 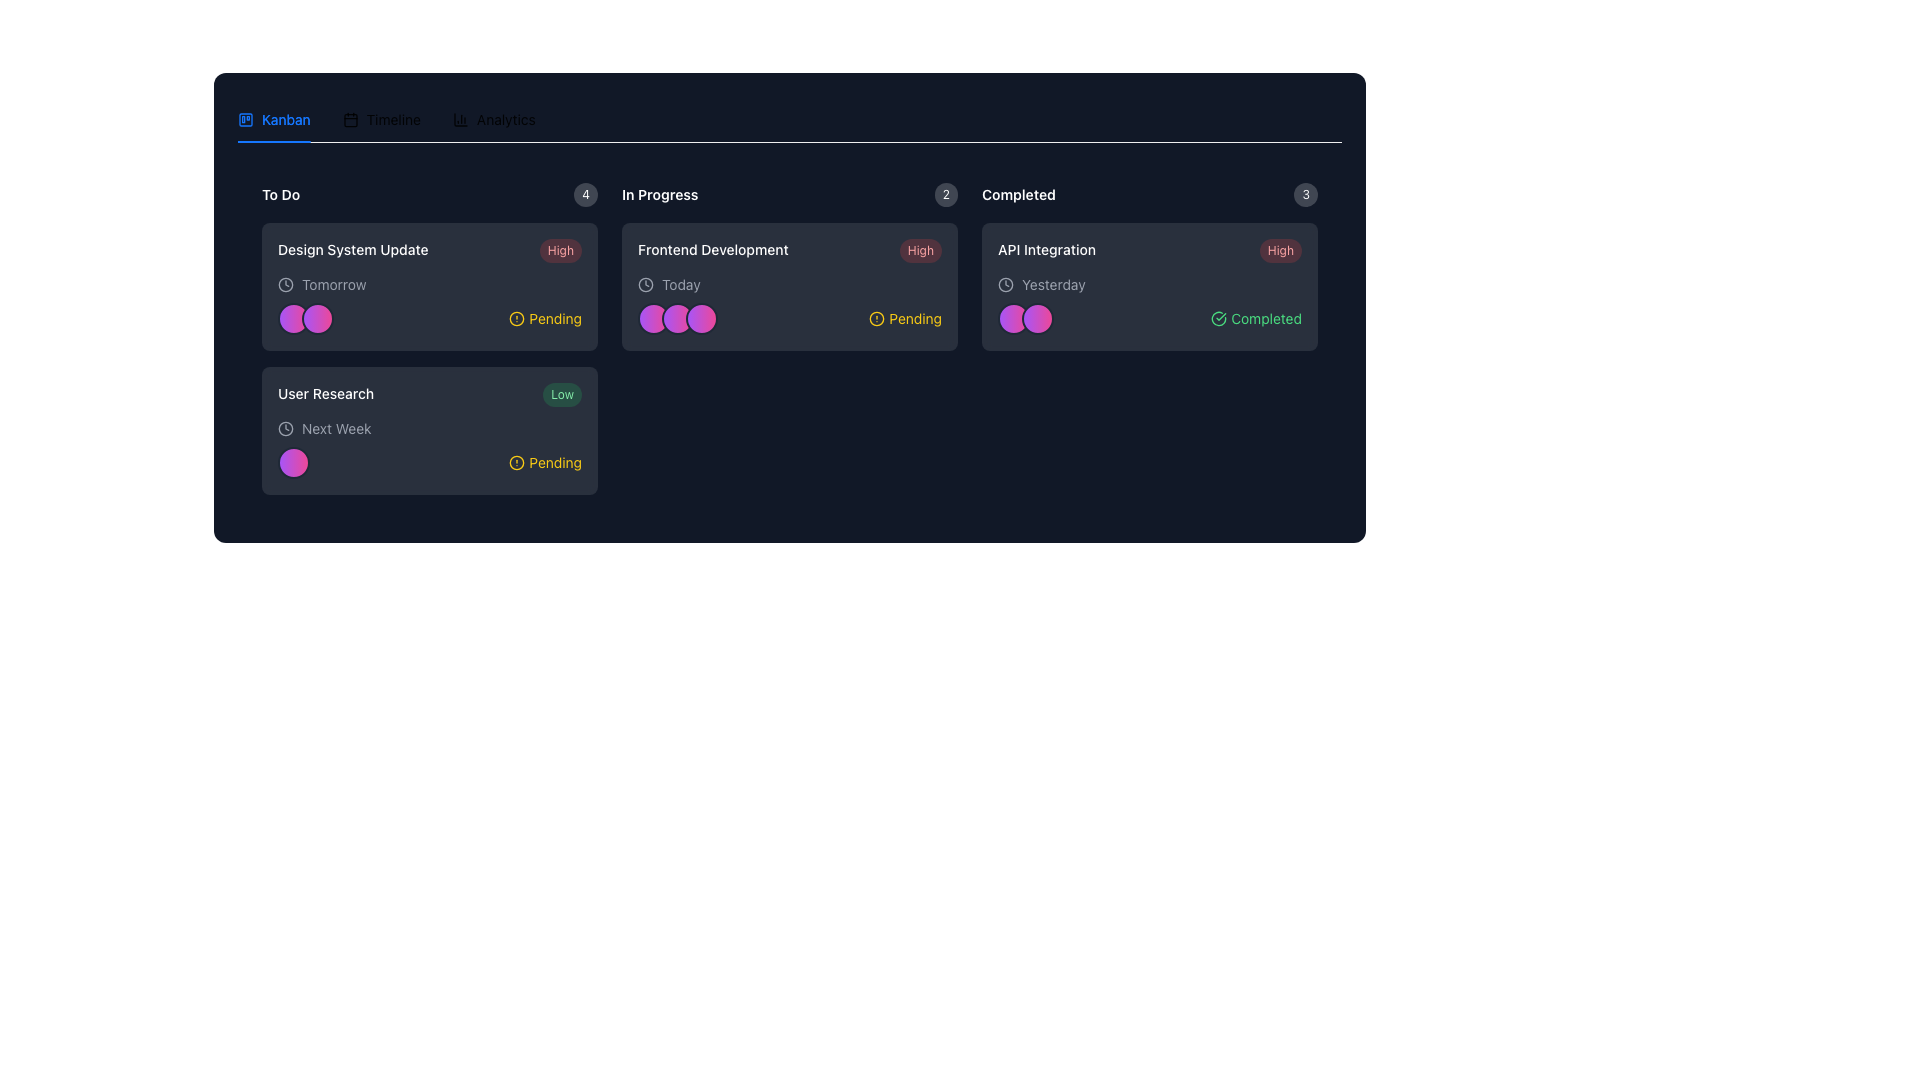 What do you see at coordinates (904, 318) in the screenshot?
I see `displayed status of the status indicator located in the bottom-right corner of the 'Frontend Development' card in the 'In Progress' column` at bounding box center [904, 318].